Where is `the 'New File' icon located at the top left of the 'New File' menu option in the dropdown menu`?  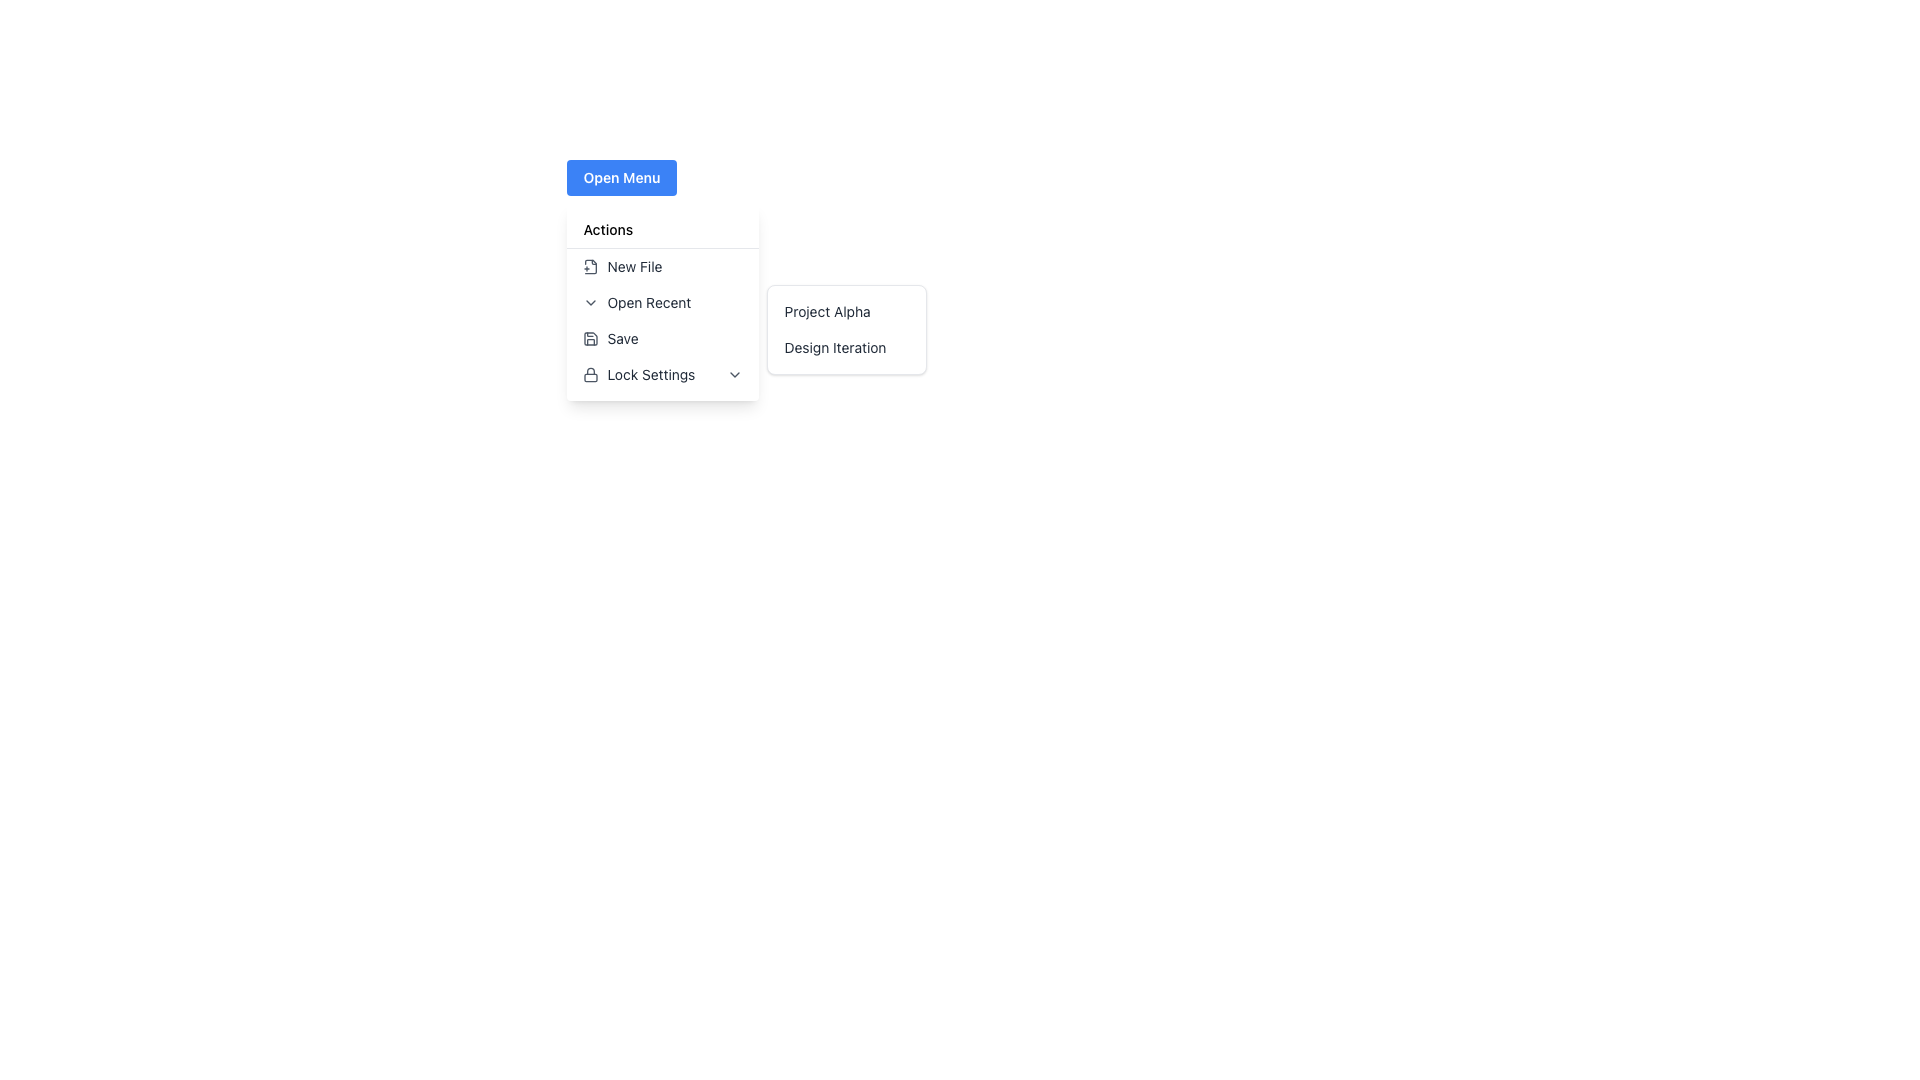 the 'New File' icon located at the top left of the 'New File' menu option in the dropdown menu is located at coordinates (590, 265).